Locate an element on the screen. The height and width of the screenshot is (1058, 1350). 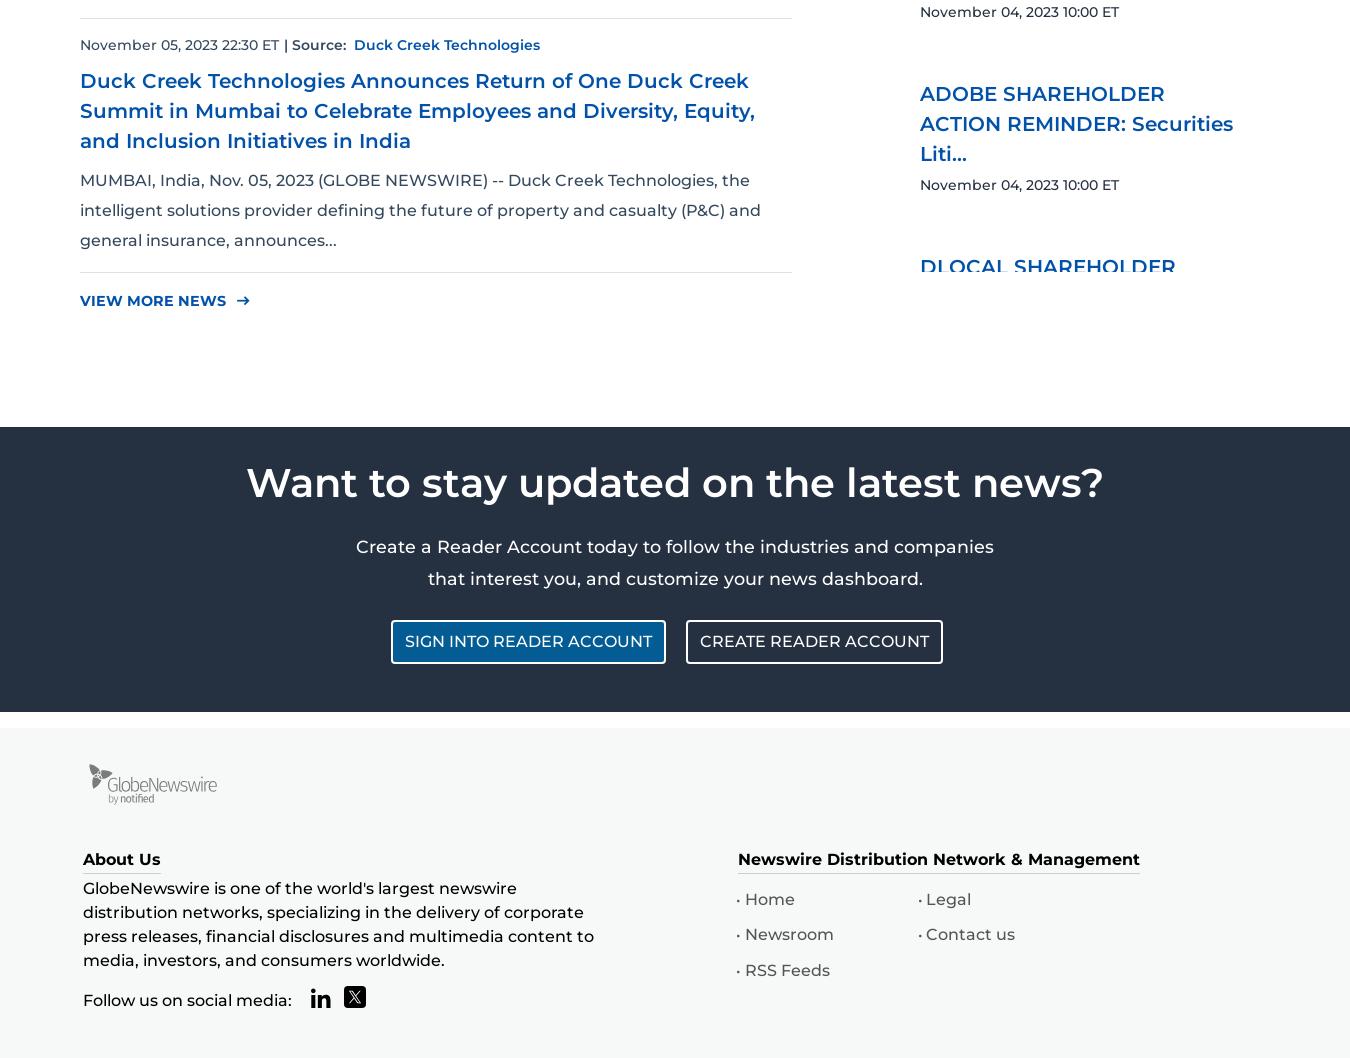
'View More News' is located at coordinates (79, 299).